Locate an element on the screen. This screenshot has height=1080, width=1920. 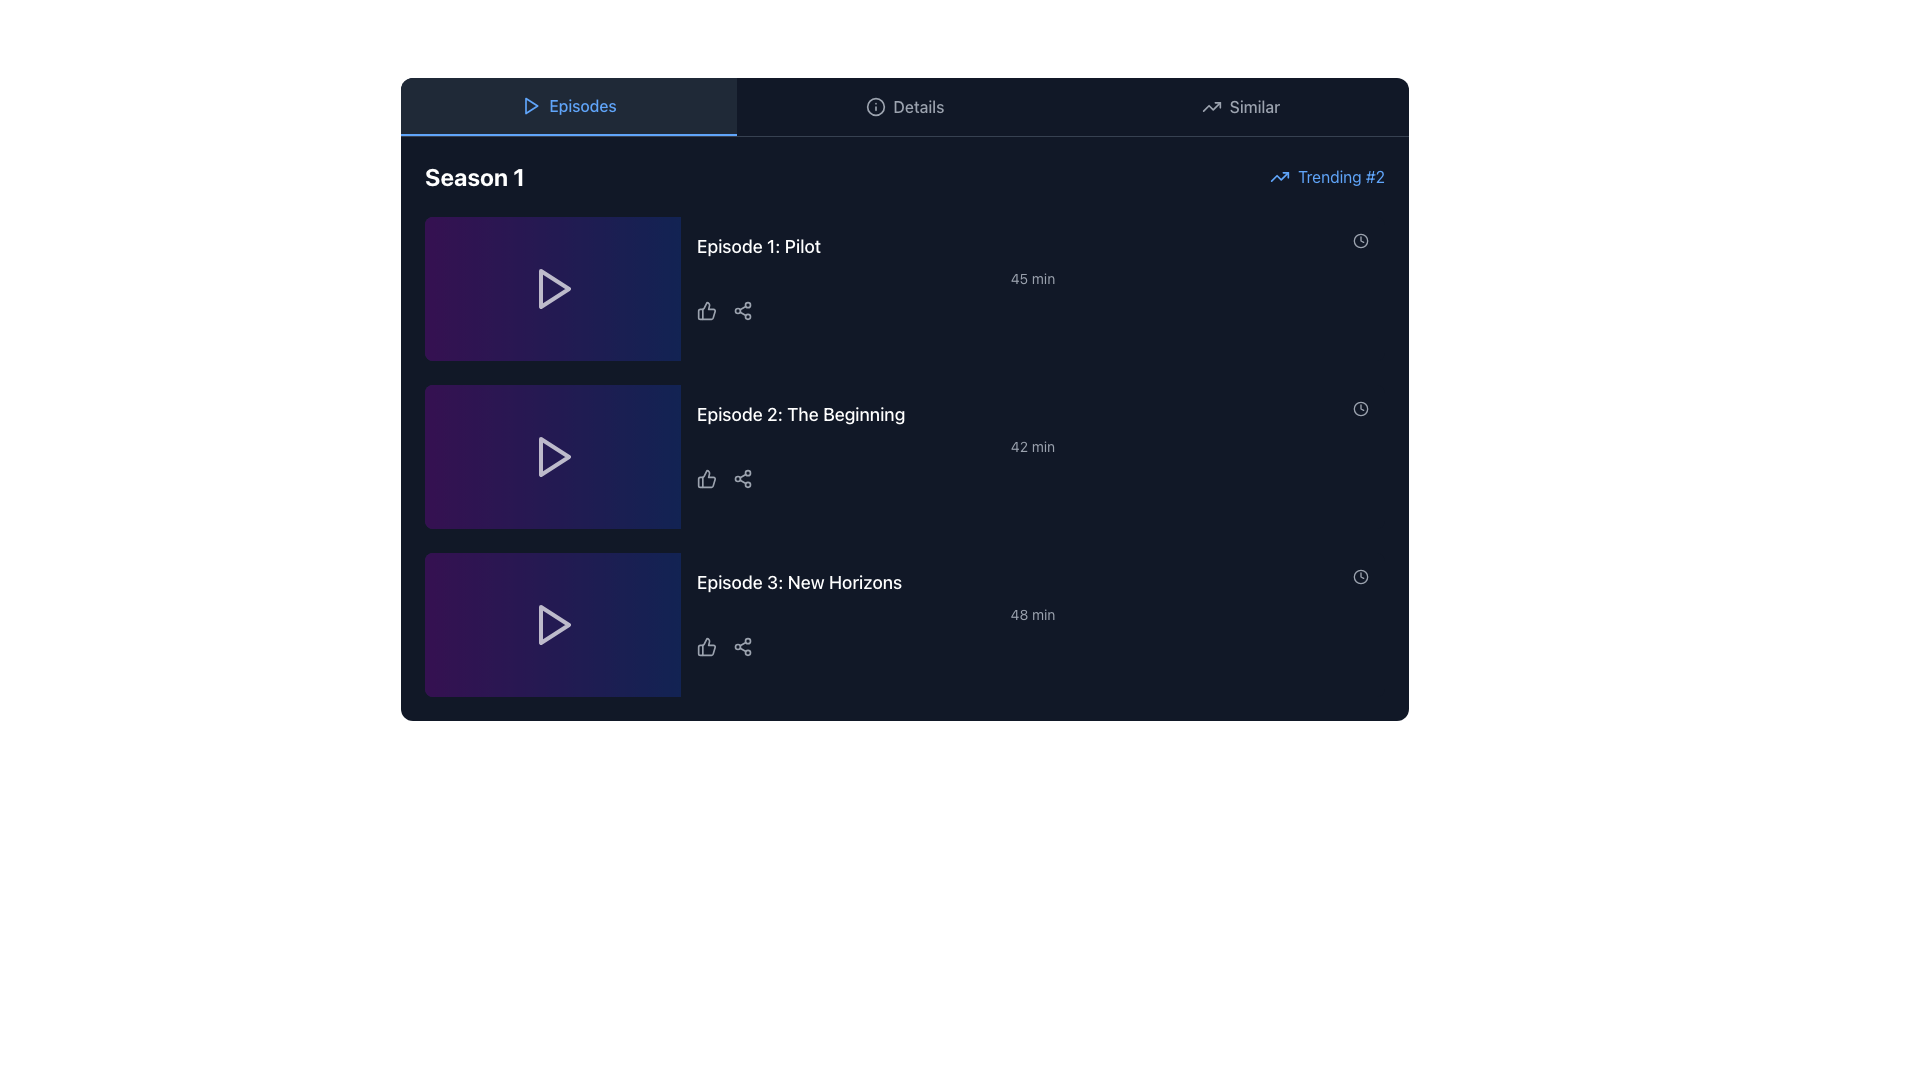
the clock icon located to the far right of the label 'Episode 2: The Beginning.' is located at coordinates (1360, 407).